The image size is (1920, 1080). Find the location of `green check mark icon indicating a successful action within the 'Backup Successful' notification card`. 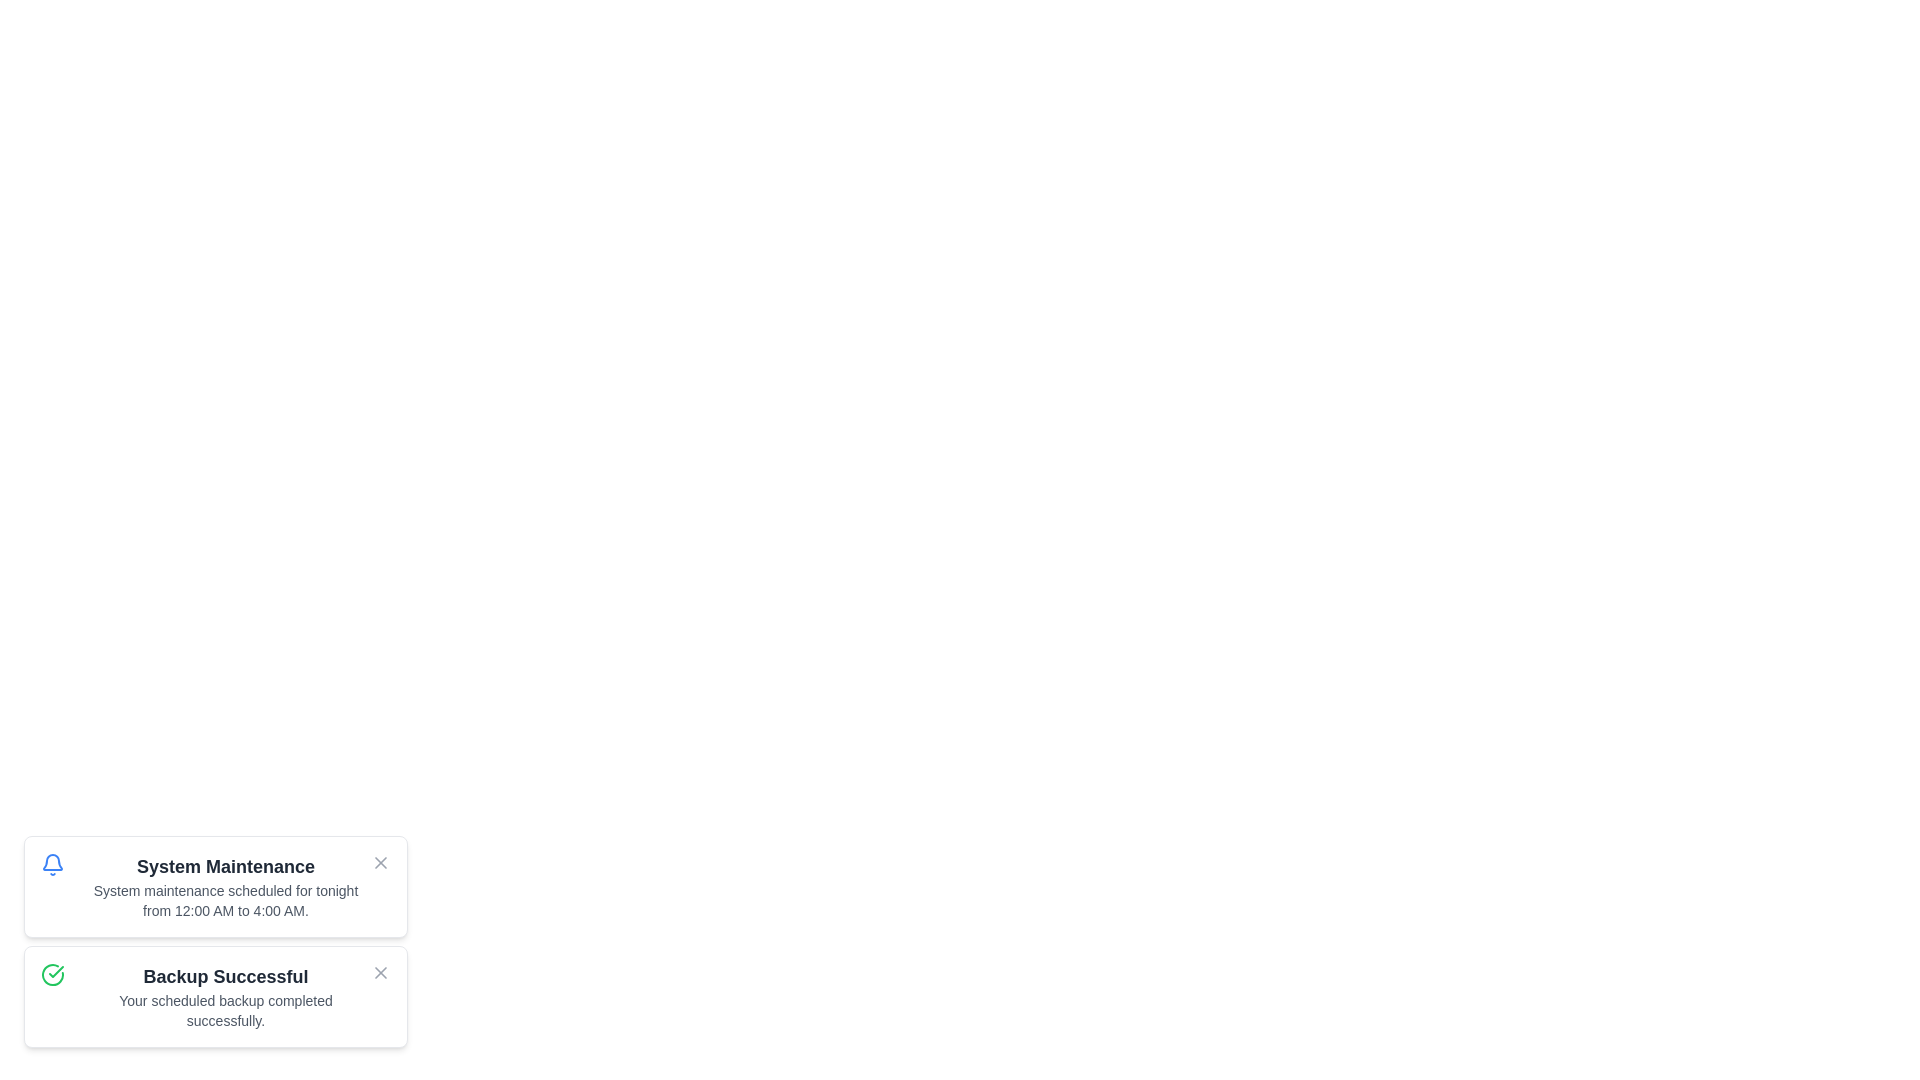

green check mark icon indicating a successful action within the 'Backup Successful' notification card is located at coordinates (56, 971).